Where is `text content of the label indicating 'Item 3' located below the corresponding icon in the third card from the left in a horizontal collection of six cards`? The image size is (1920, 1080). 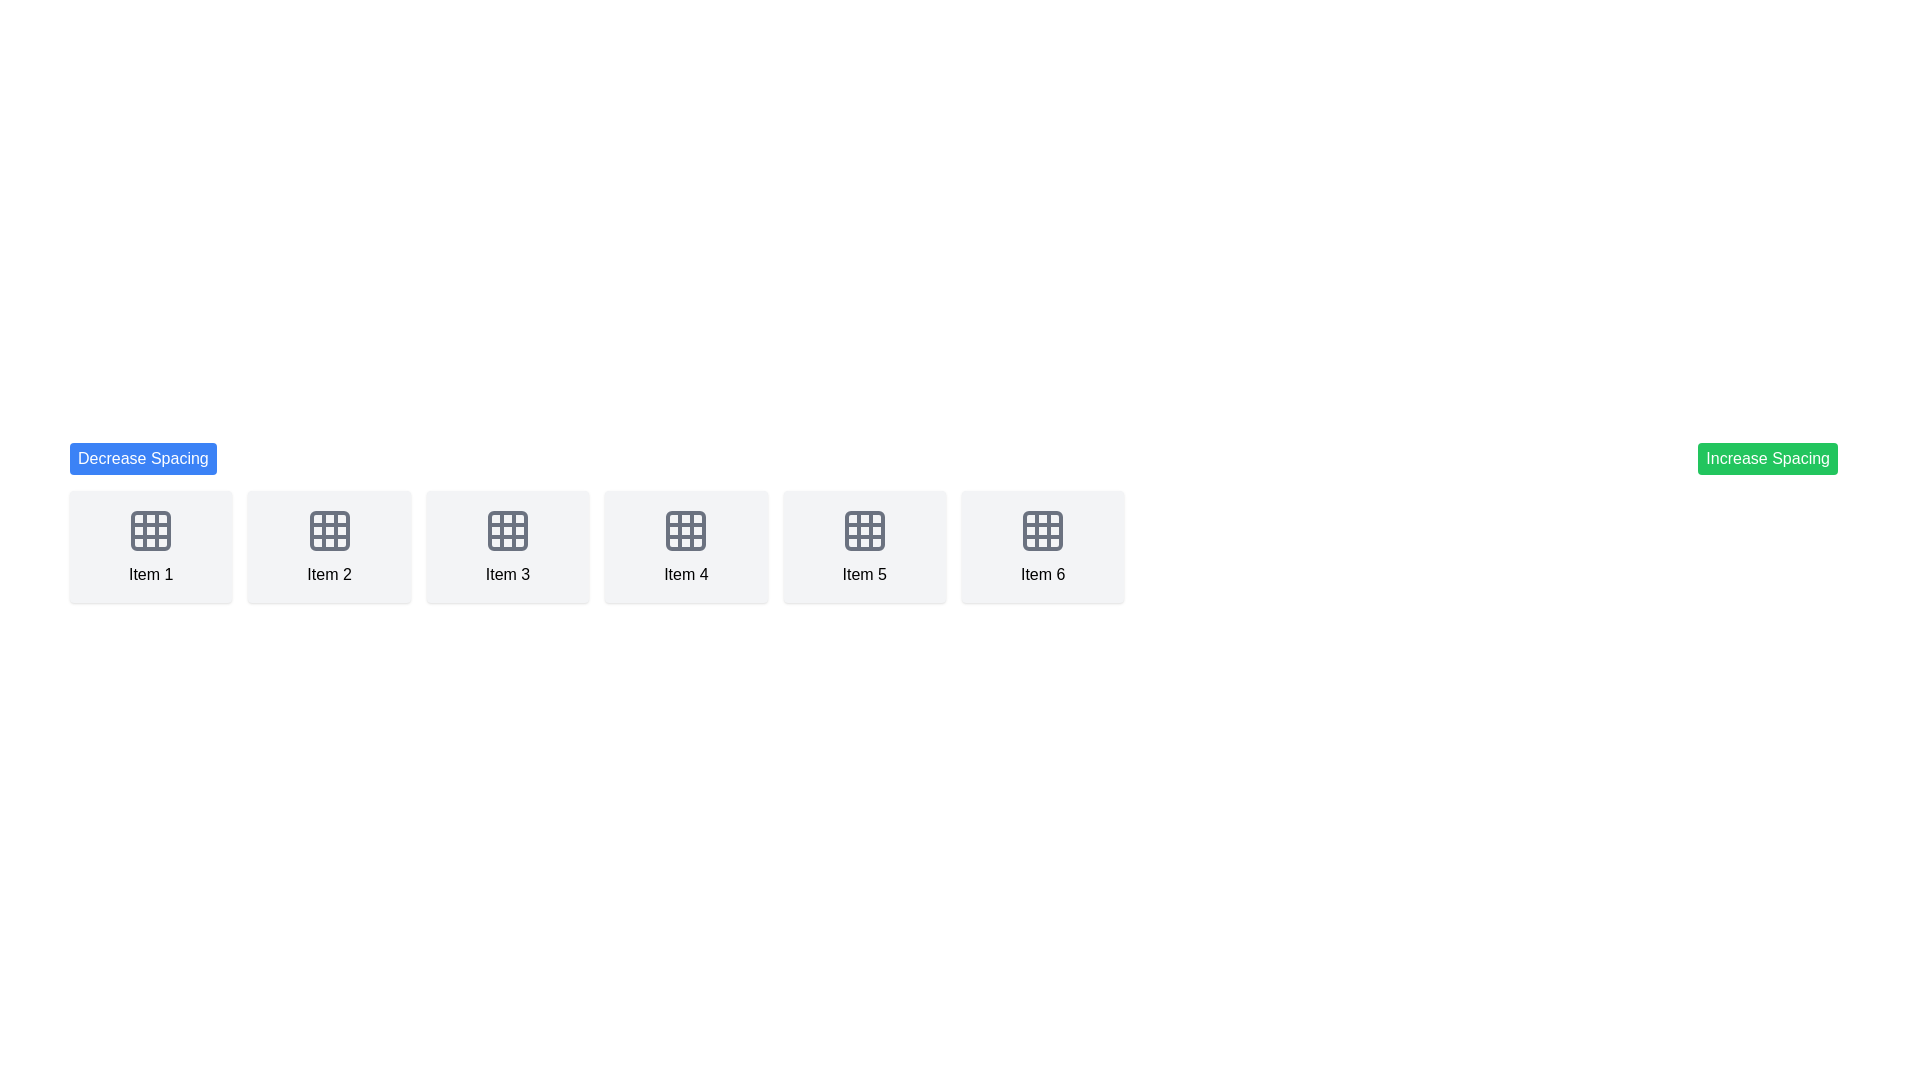 text content of the label indicating 'Item 3' located below the corresponding icon in the third card from the left in a horizontal collection of six cards is located at coordinates (508, 574).